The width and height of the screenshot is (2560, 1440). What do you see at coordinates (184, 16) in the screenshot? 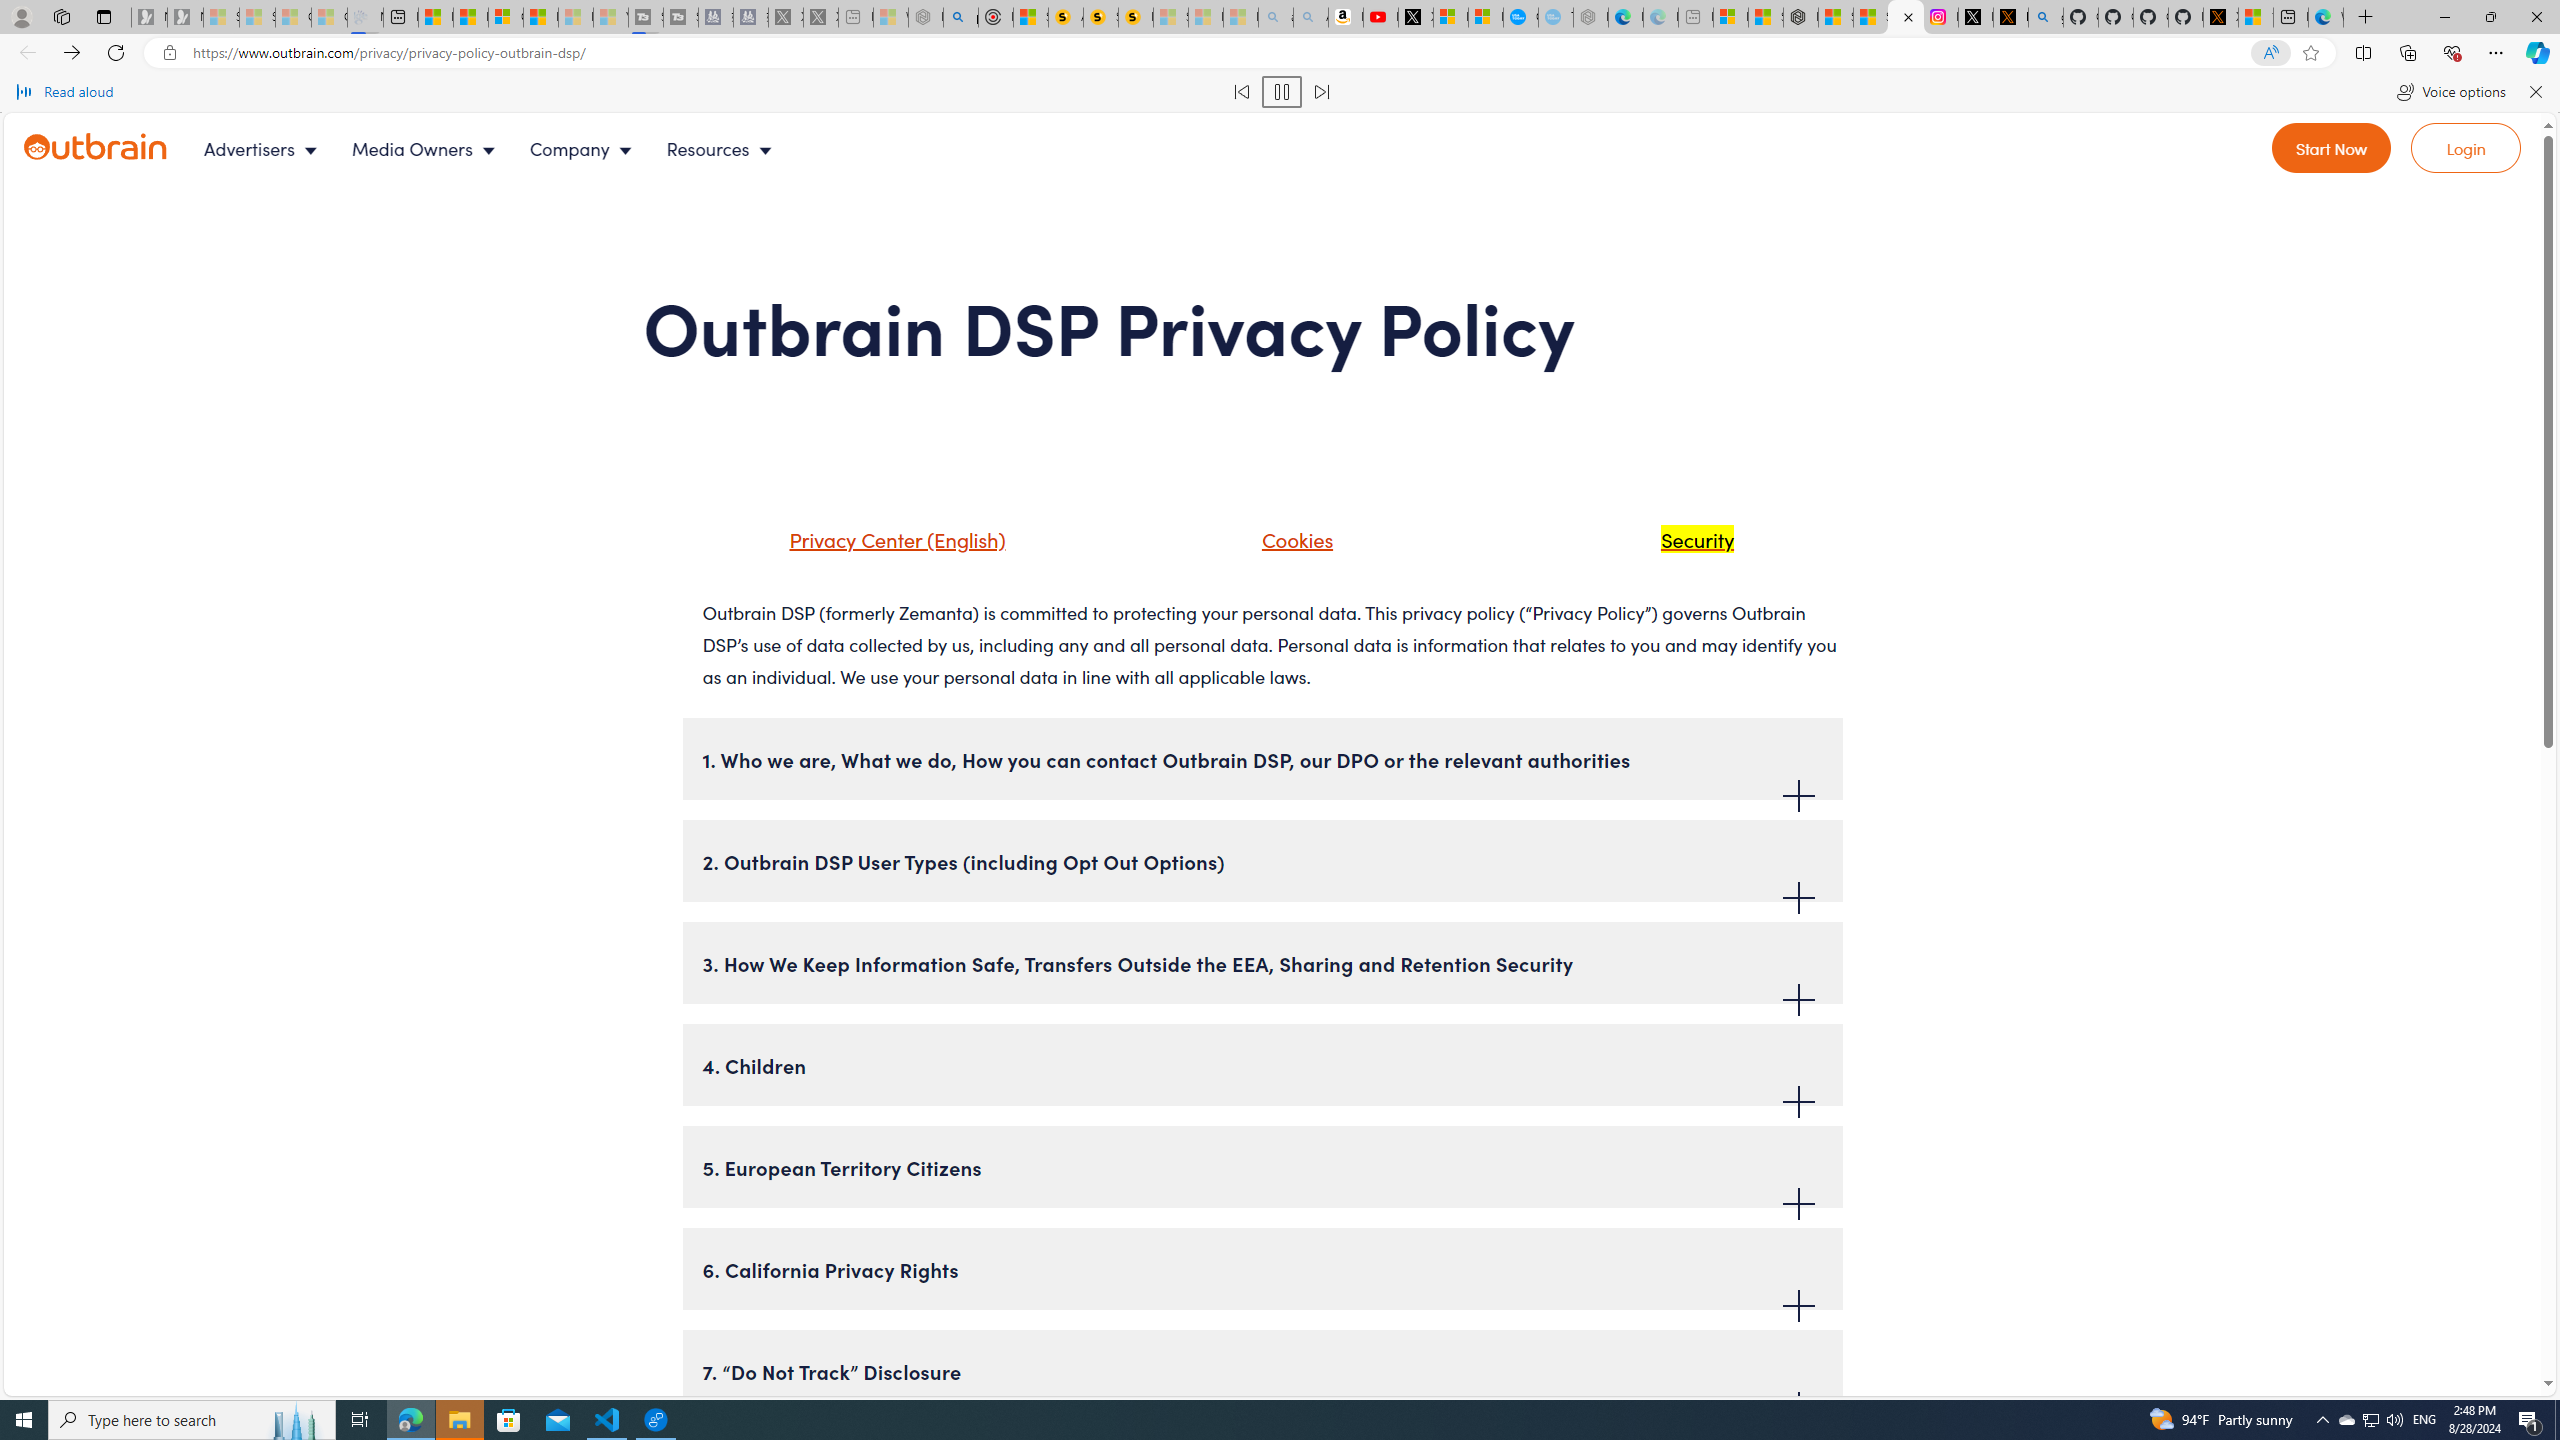
I see `'Newsletter Sign Up - Sleeping'` at bounding box center [184, 16].